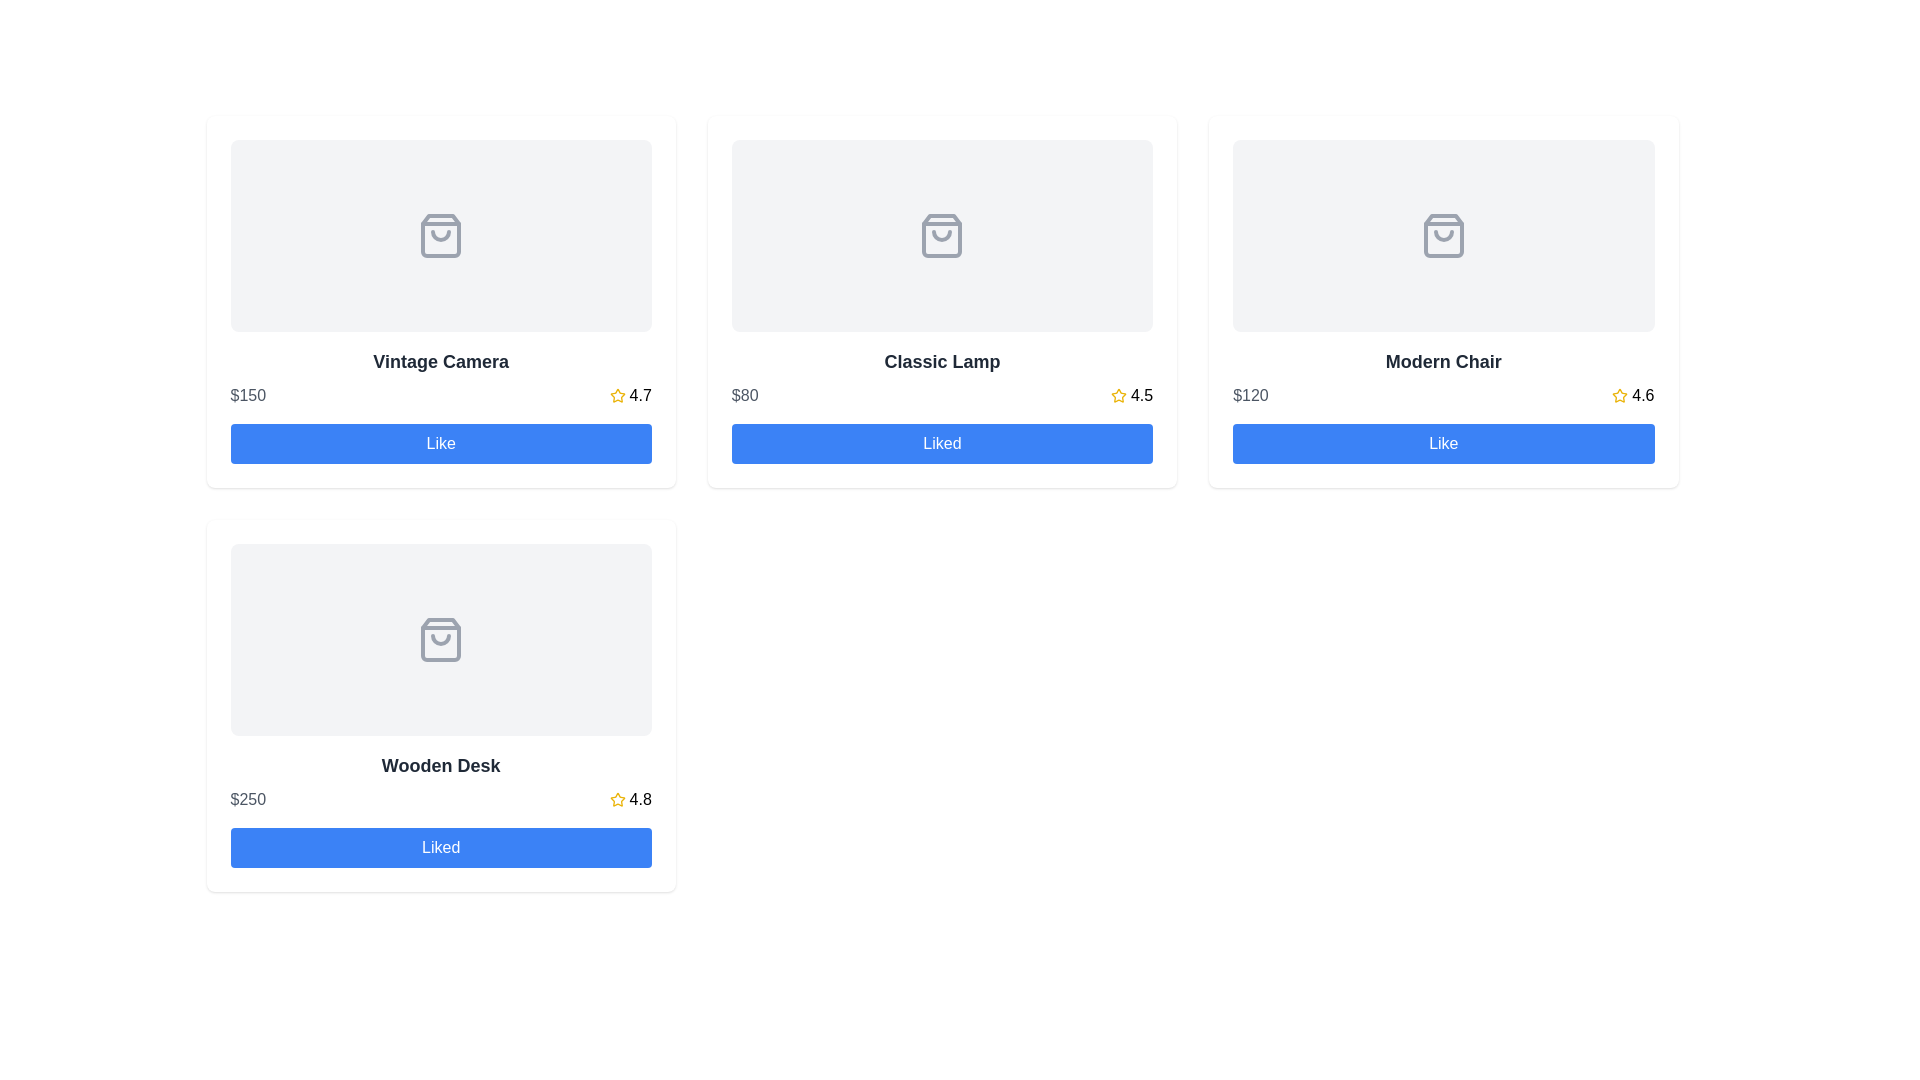 The image size is (1920, 1080). Describe the element at coordinates (440, 442) in the screenshot. I see `the button that expresses interest for the 'Vintage Camera' product, located below the price '$150' and rating '4.7'` at that location.